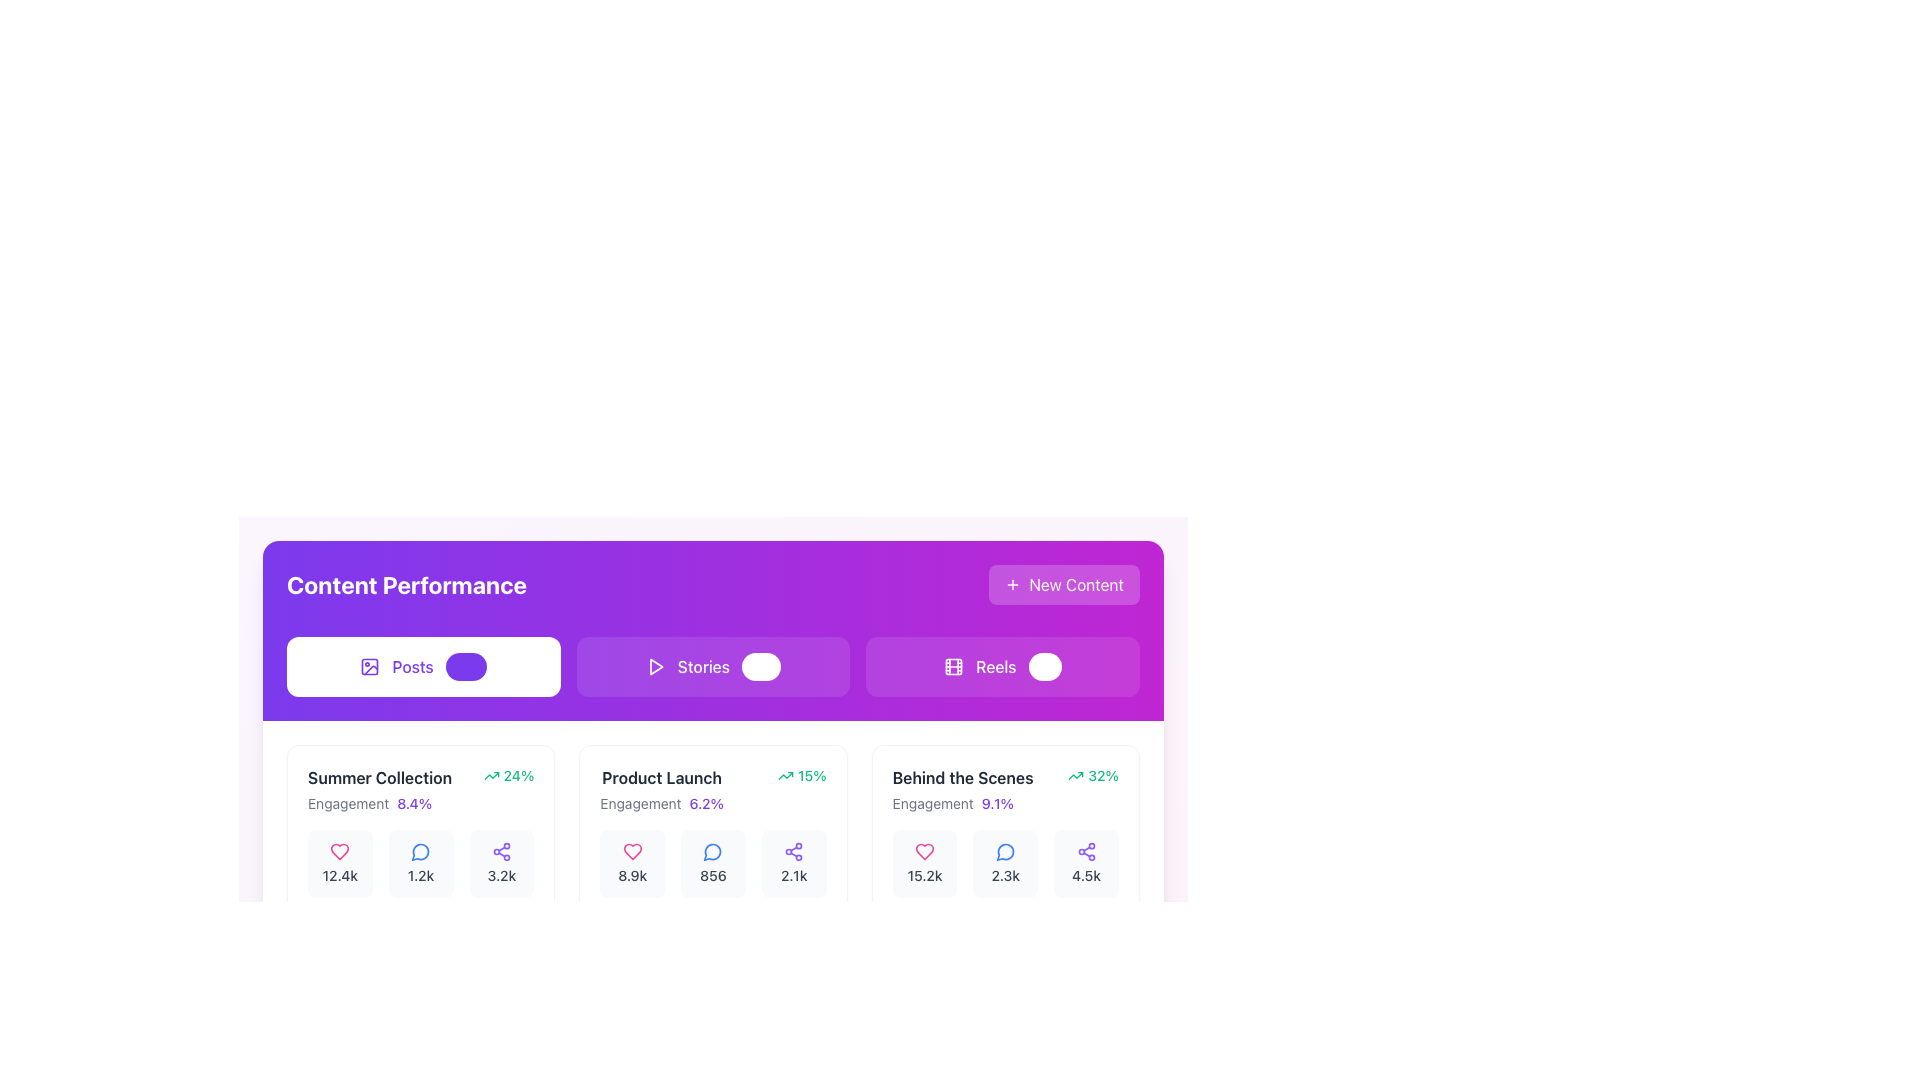 This screenshot has height=1080, width=1920. Describe the element at coordinates (420, 789) in the screenshot. I see `the textual data display component titled 'Summer Collection' which shows 'Engagement 8.4%' and a green '24%' trend percentage` at that location.